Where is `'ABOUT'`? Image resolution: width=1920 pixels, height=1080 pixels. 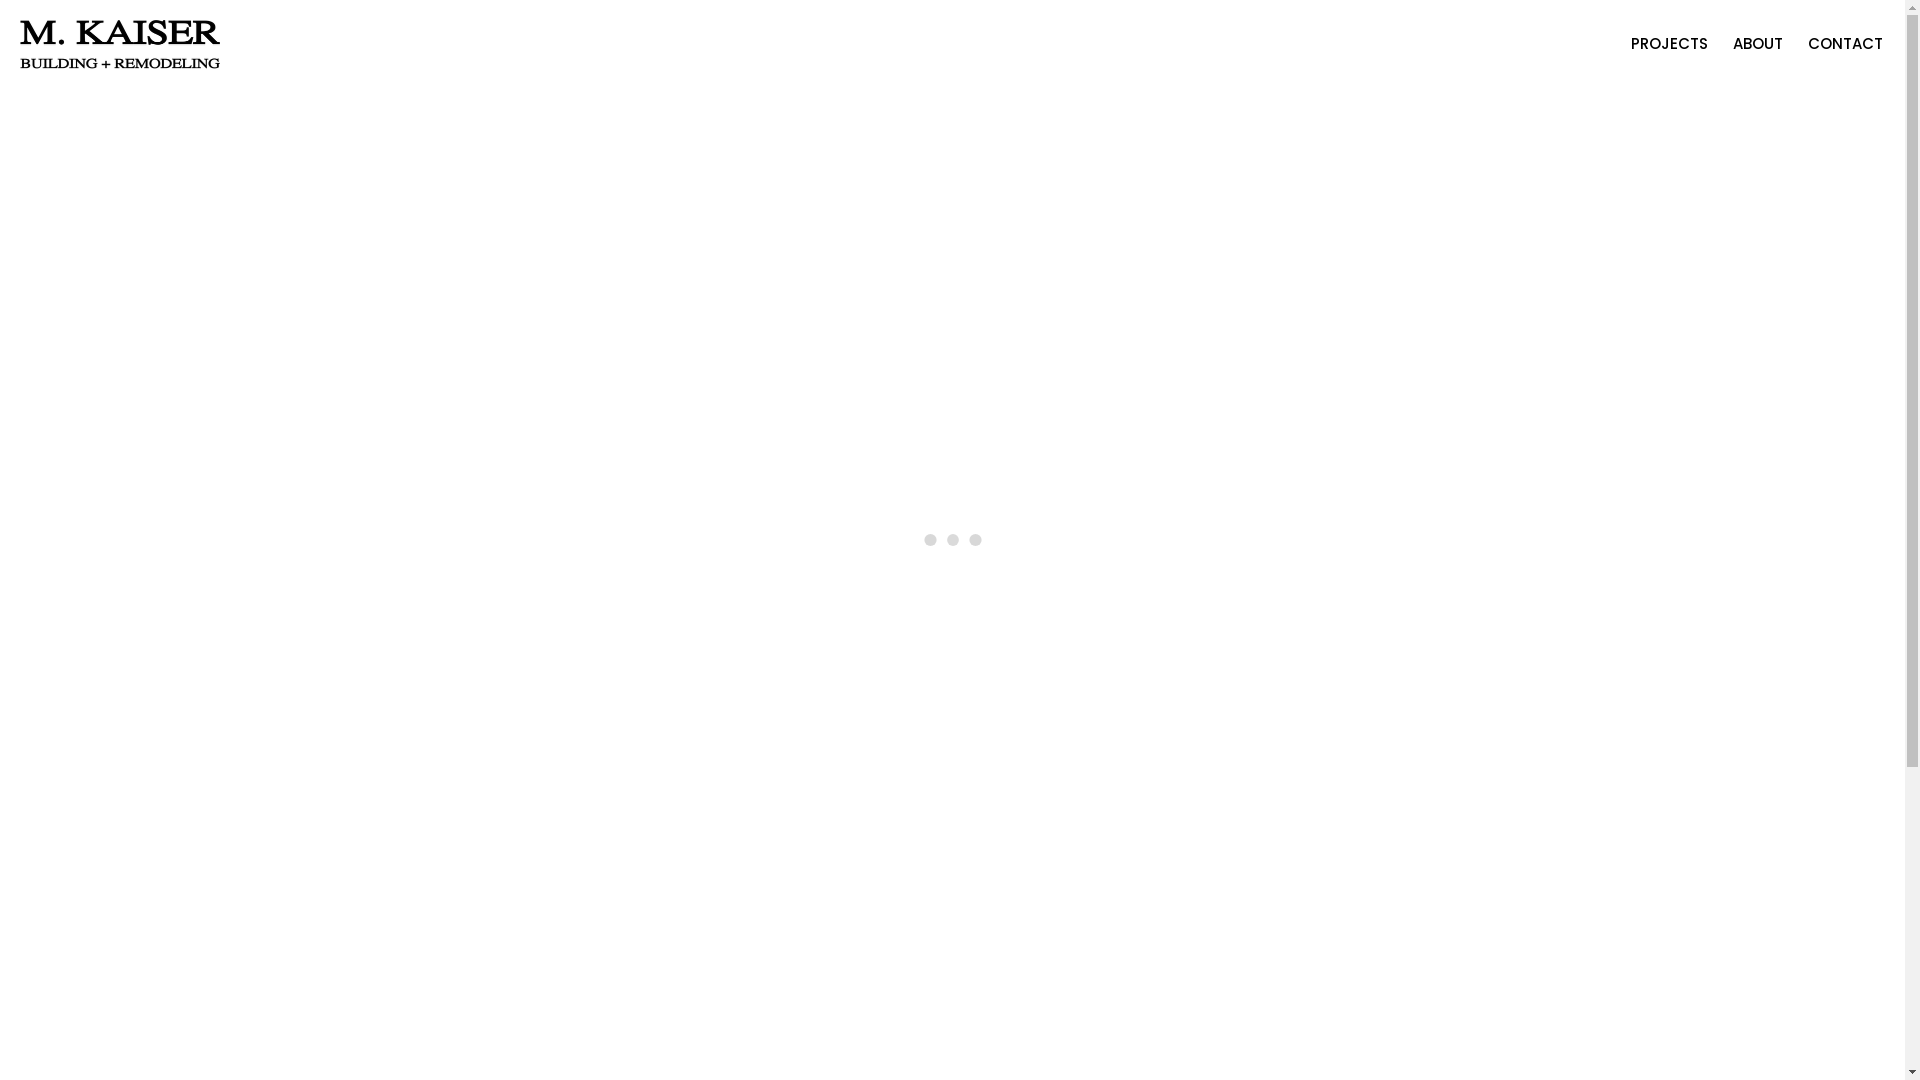
'ABOUT' is located at coordinates (1756, 45).